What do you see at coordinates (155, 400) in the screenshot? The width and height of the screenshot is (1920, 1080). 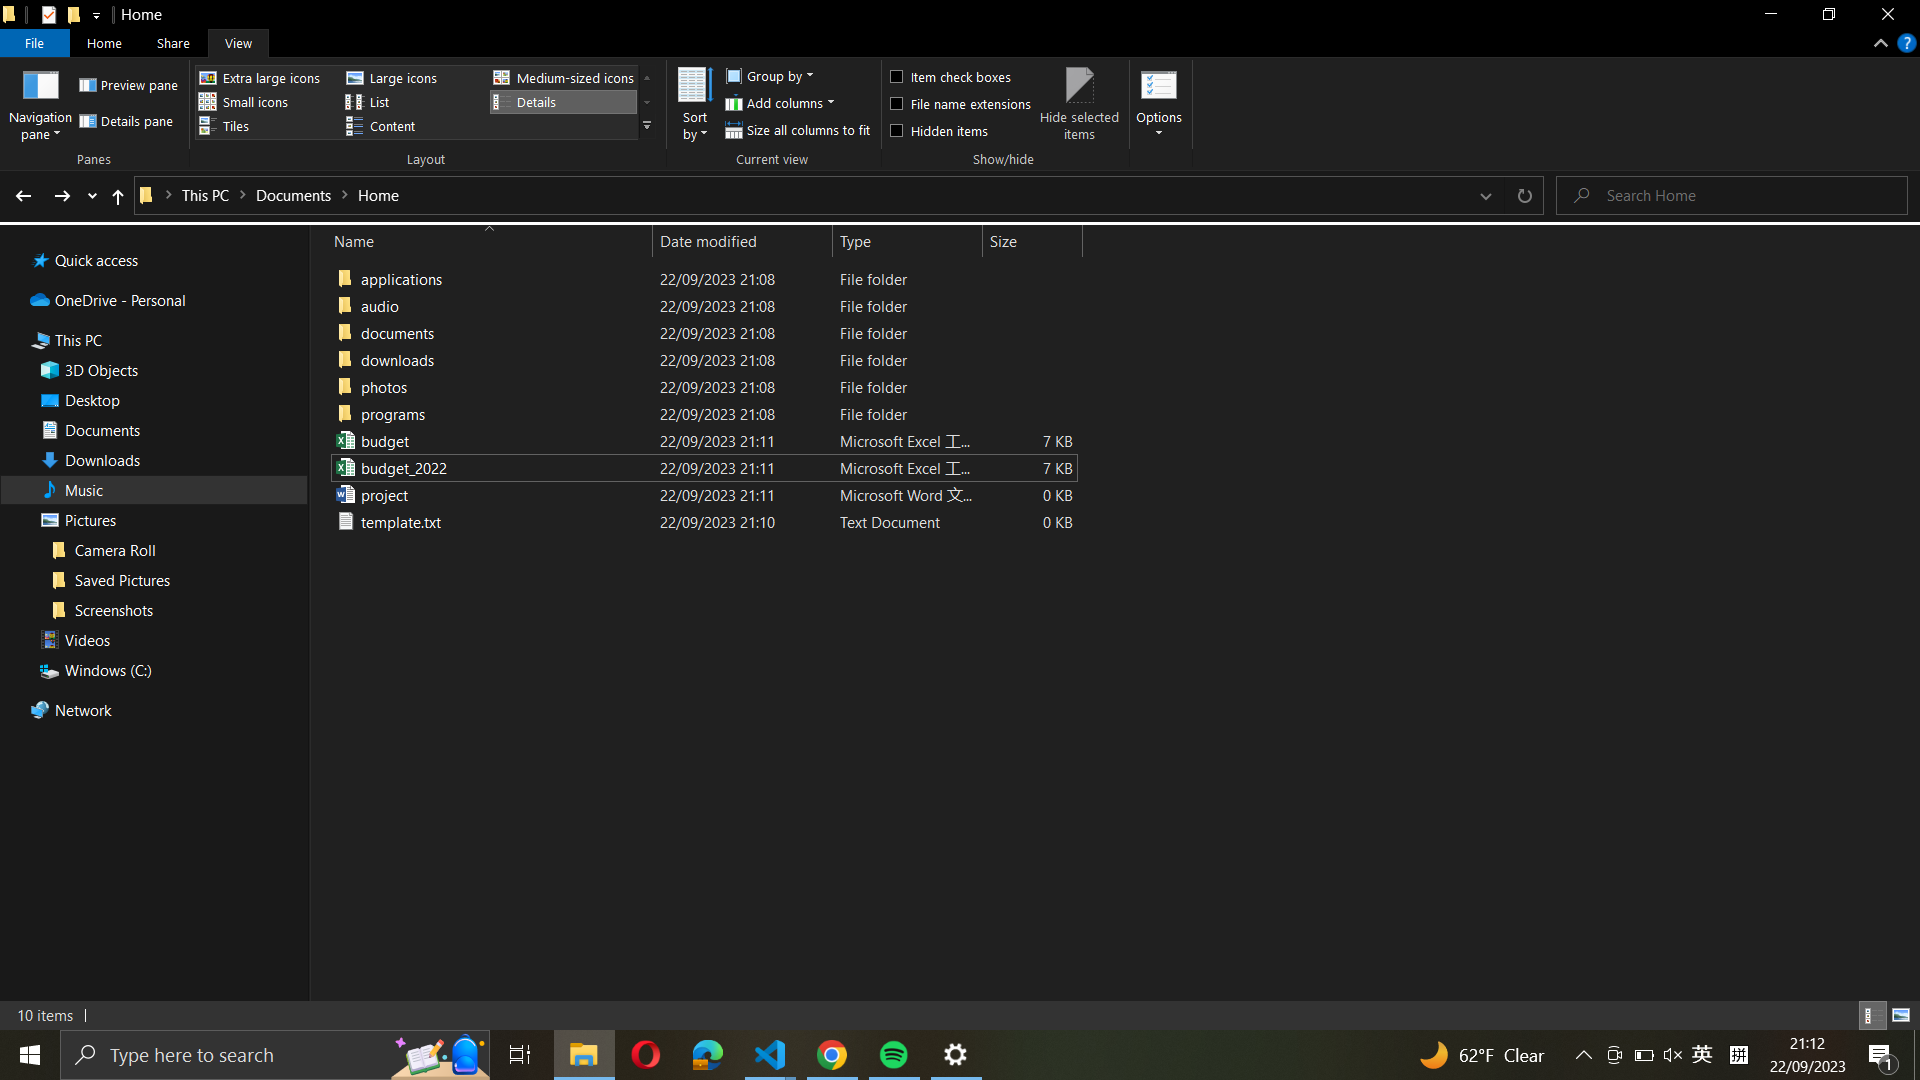 I see `the Desktop directory straight from the left-hand menu` at bounding box center [155, 400].